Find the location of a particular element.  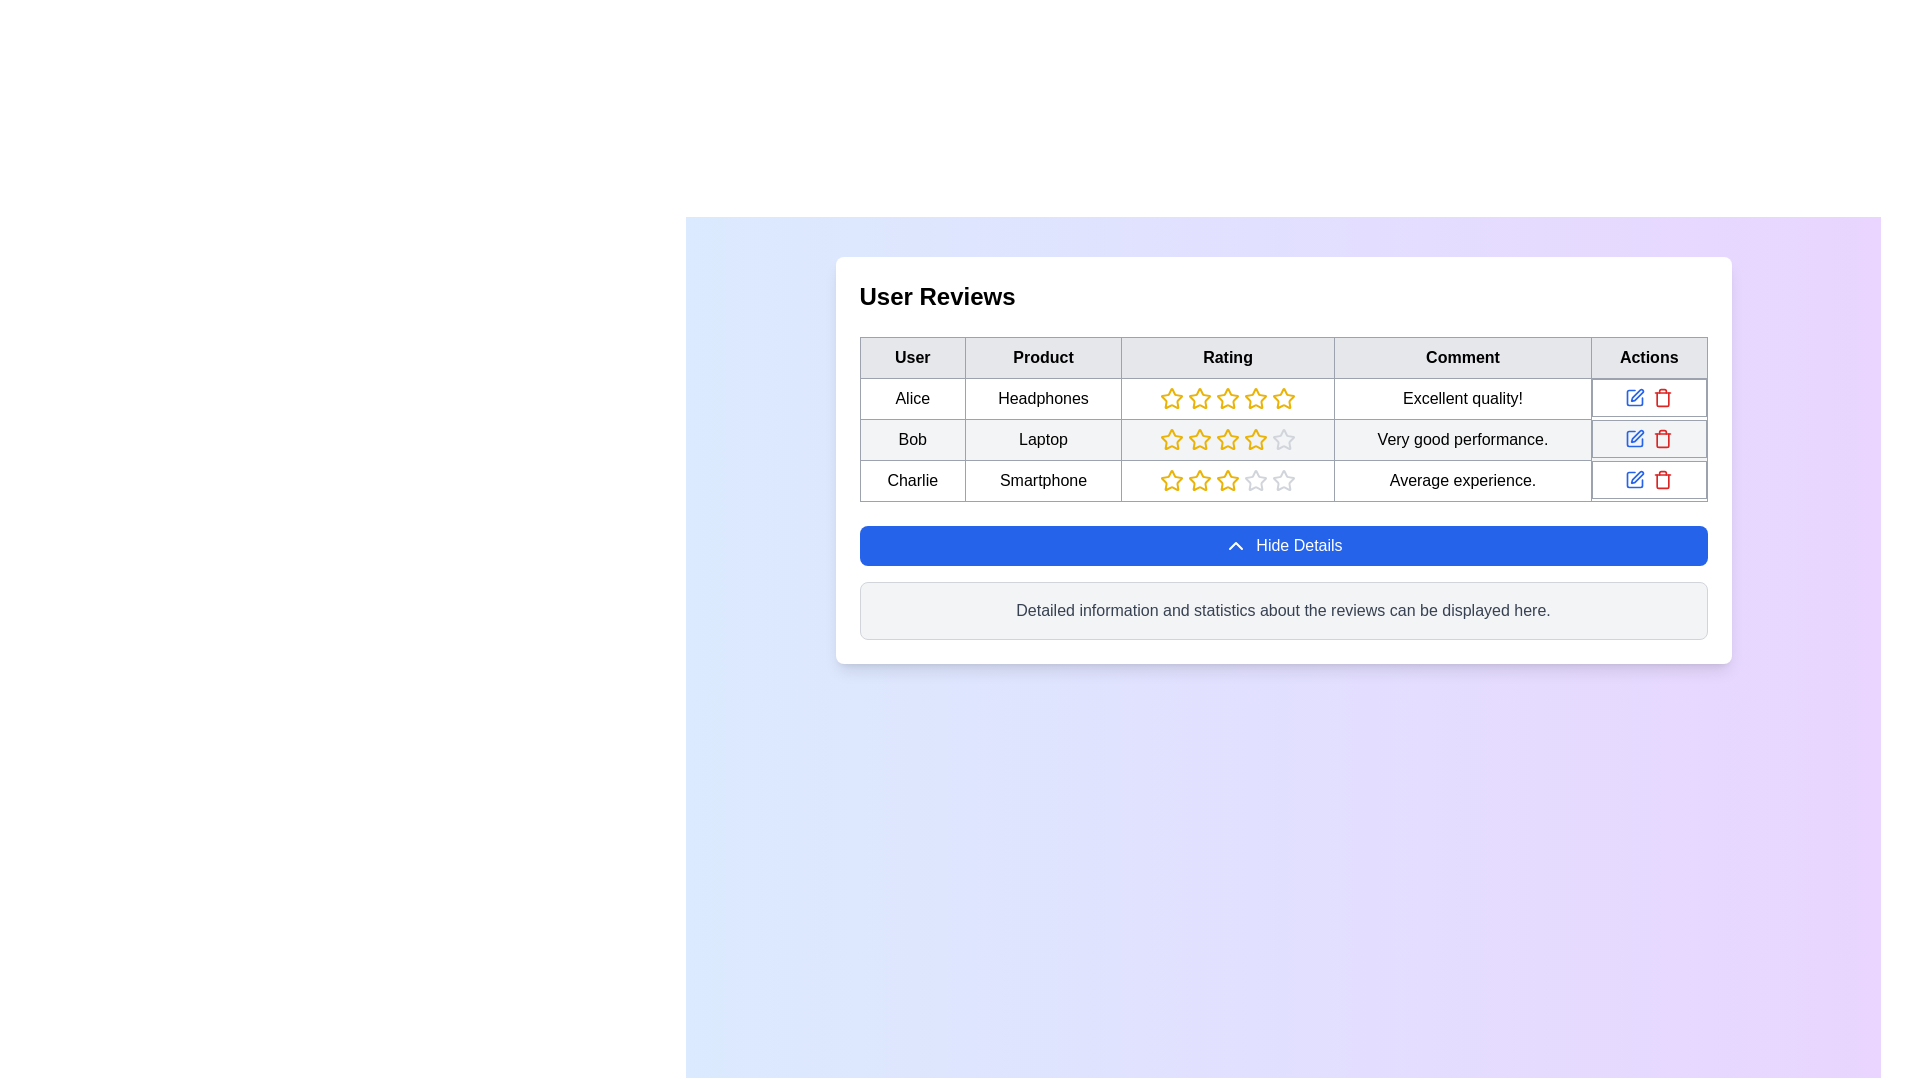

the vector graphic component, which is a small icon with rounded corners located in the Actions column of the review row for 'Bob' and 'Laptop' is located at coordinates (1635, 437).